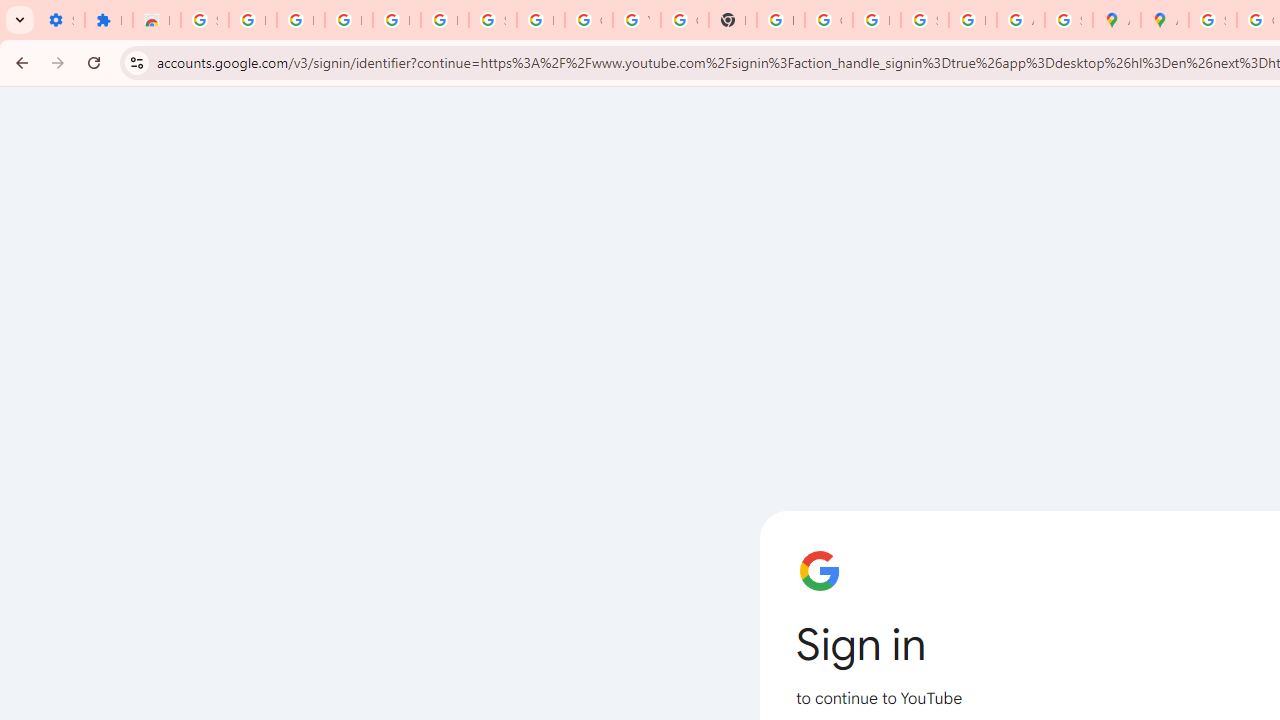 This screenshot has height=720, width=1280. Describe the element at coordinates (348, 20) in the screenshot. I see `'Delete photos & videos - Computer - Google Photos Help'` at that location.